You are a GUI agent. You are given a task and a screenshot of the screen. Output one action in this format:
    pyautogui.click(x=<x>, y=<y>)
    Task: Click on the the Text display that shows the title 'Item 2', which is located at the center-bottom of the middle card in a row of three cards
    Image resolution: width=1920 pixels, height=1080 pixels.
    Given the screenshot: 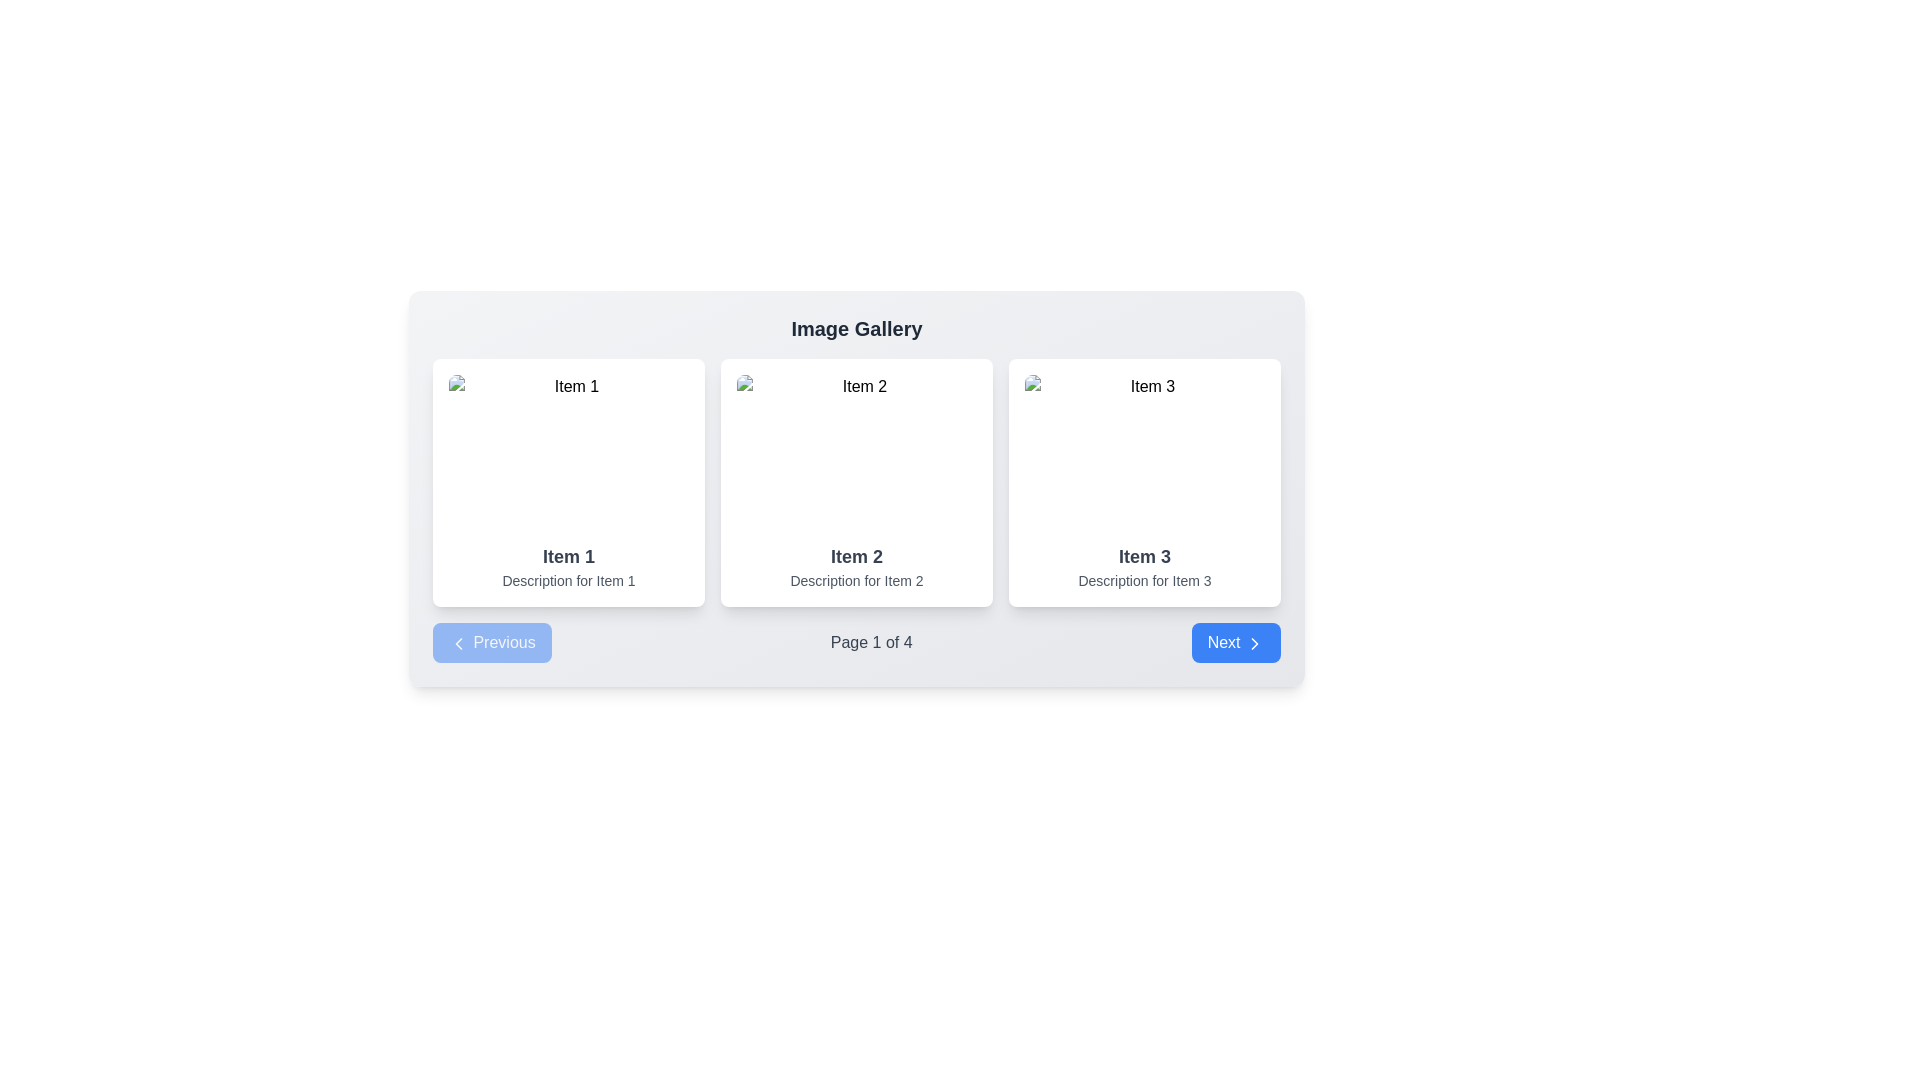 What is the action you would take?
    pyautogui.click(x=857, y=556)
    